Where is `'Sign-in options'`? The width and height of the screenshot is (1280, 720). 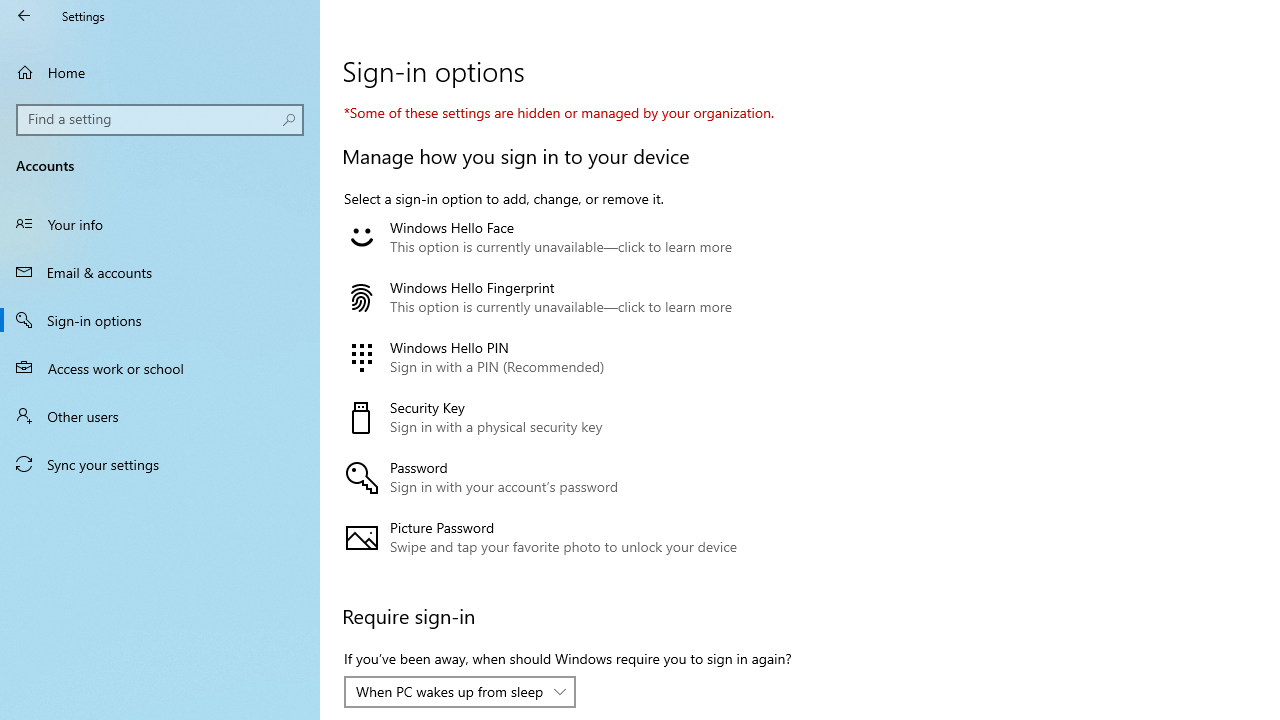 'Sign-in options' is located at coordinates (160, 319).